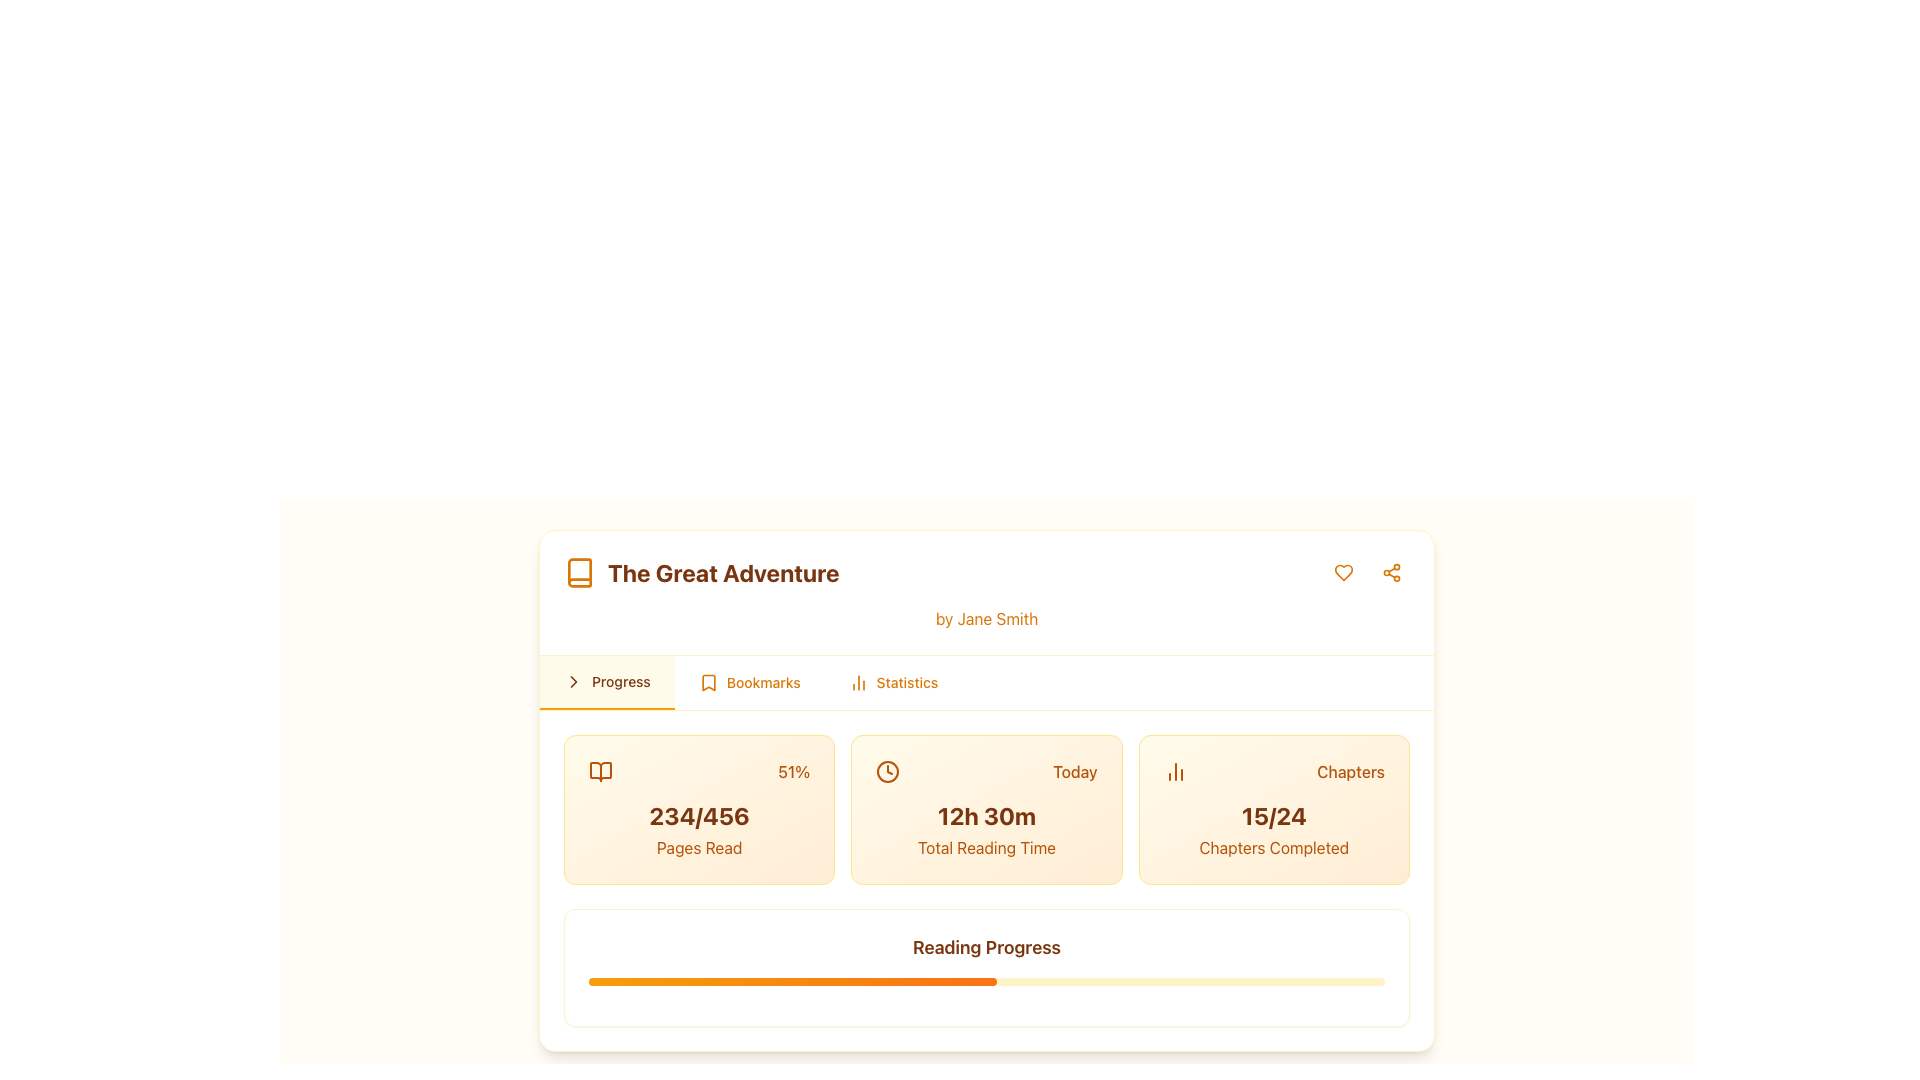  Describe the element at coordinates (987, 816) in the screenshot. I see `the Text Label that displays the total reading time for the day, positioned centrally in the middle block of a three-column layout, framed by 'Today' above and 'Total Reading Time' below` at that location.